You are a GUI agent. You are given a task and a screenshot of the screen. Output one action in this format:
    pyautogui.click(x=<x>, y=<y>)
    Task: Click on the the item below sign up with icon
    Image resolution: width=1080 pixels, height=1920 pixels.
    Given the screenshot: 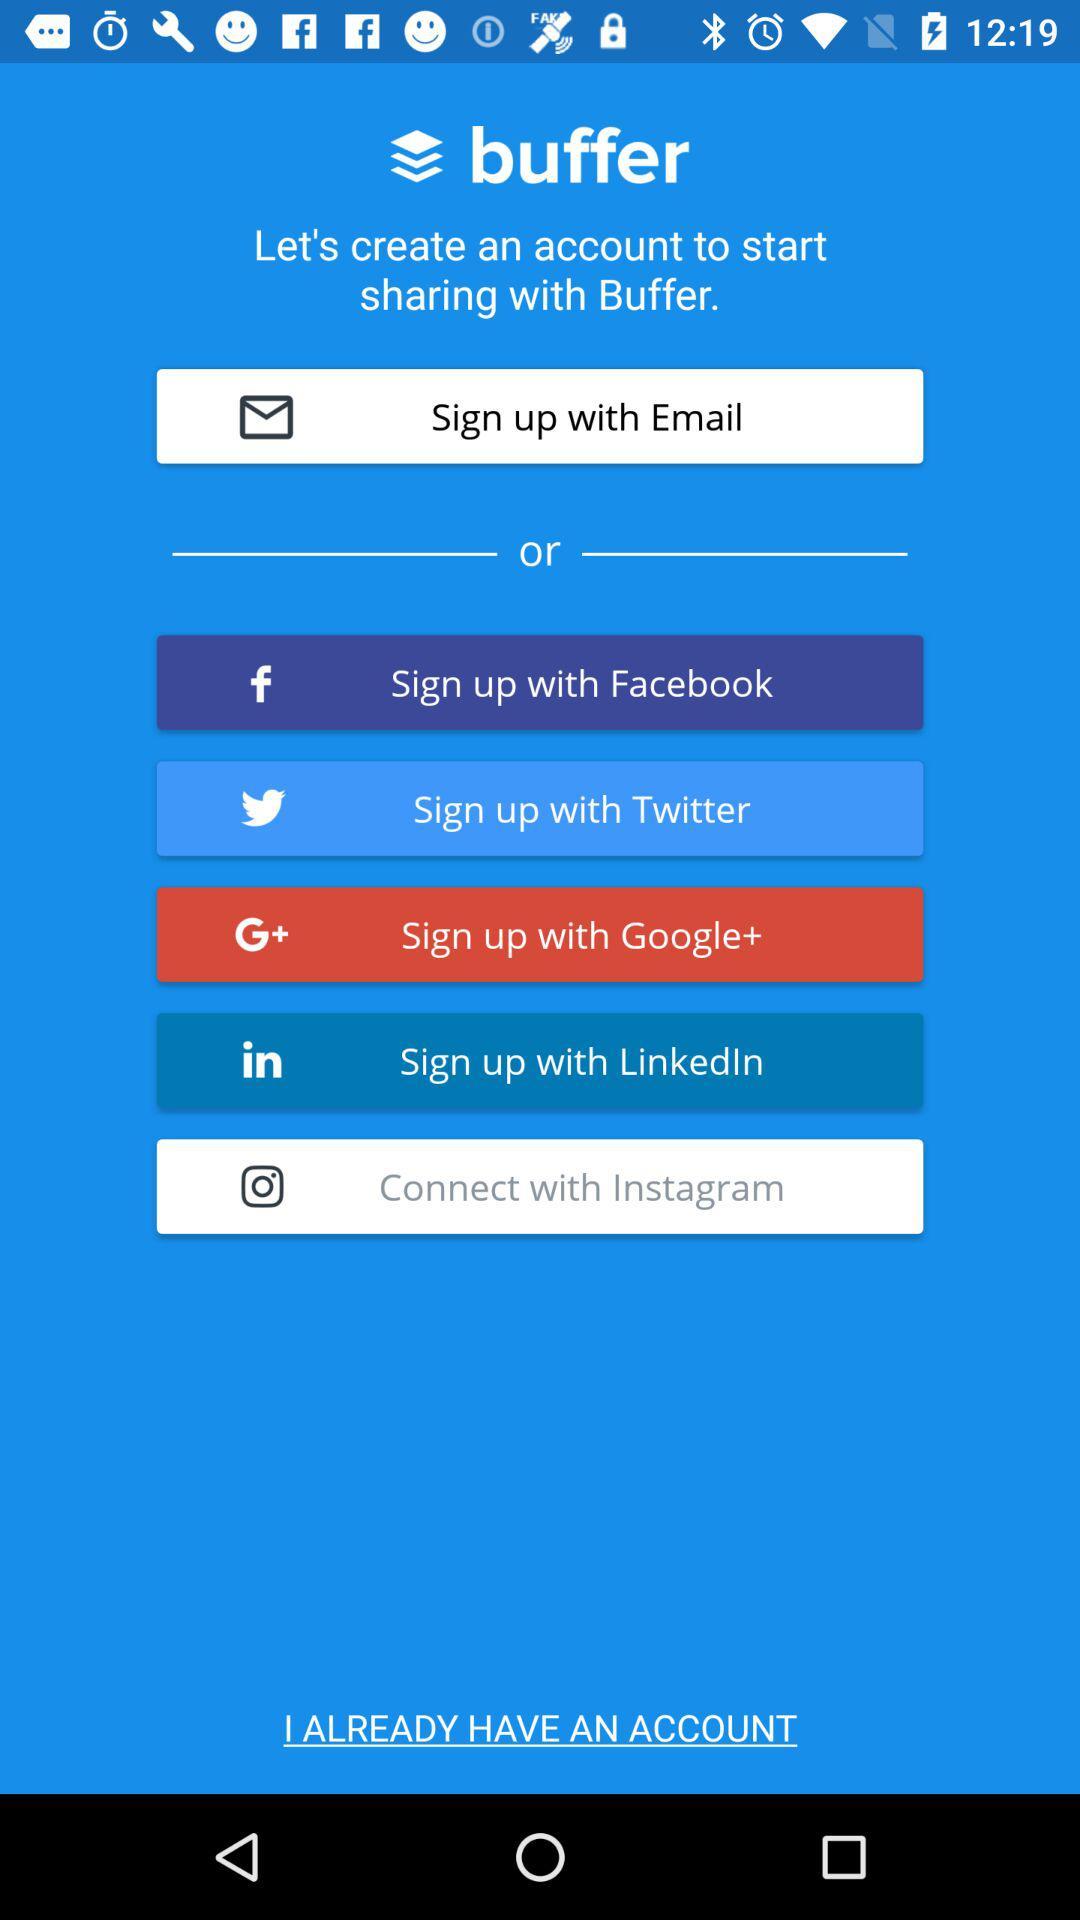 What is the action you would take?
    pyautogui.click(x=540, y=1186)
    